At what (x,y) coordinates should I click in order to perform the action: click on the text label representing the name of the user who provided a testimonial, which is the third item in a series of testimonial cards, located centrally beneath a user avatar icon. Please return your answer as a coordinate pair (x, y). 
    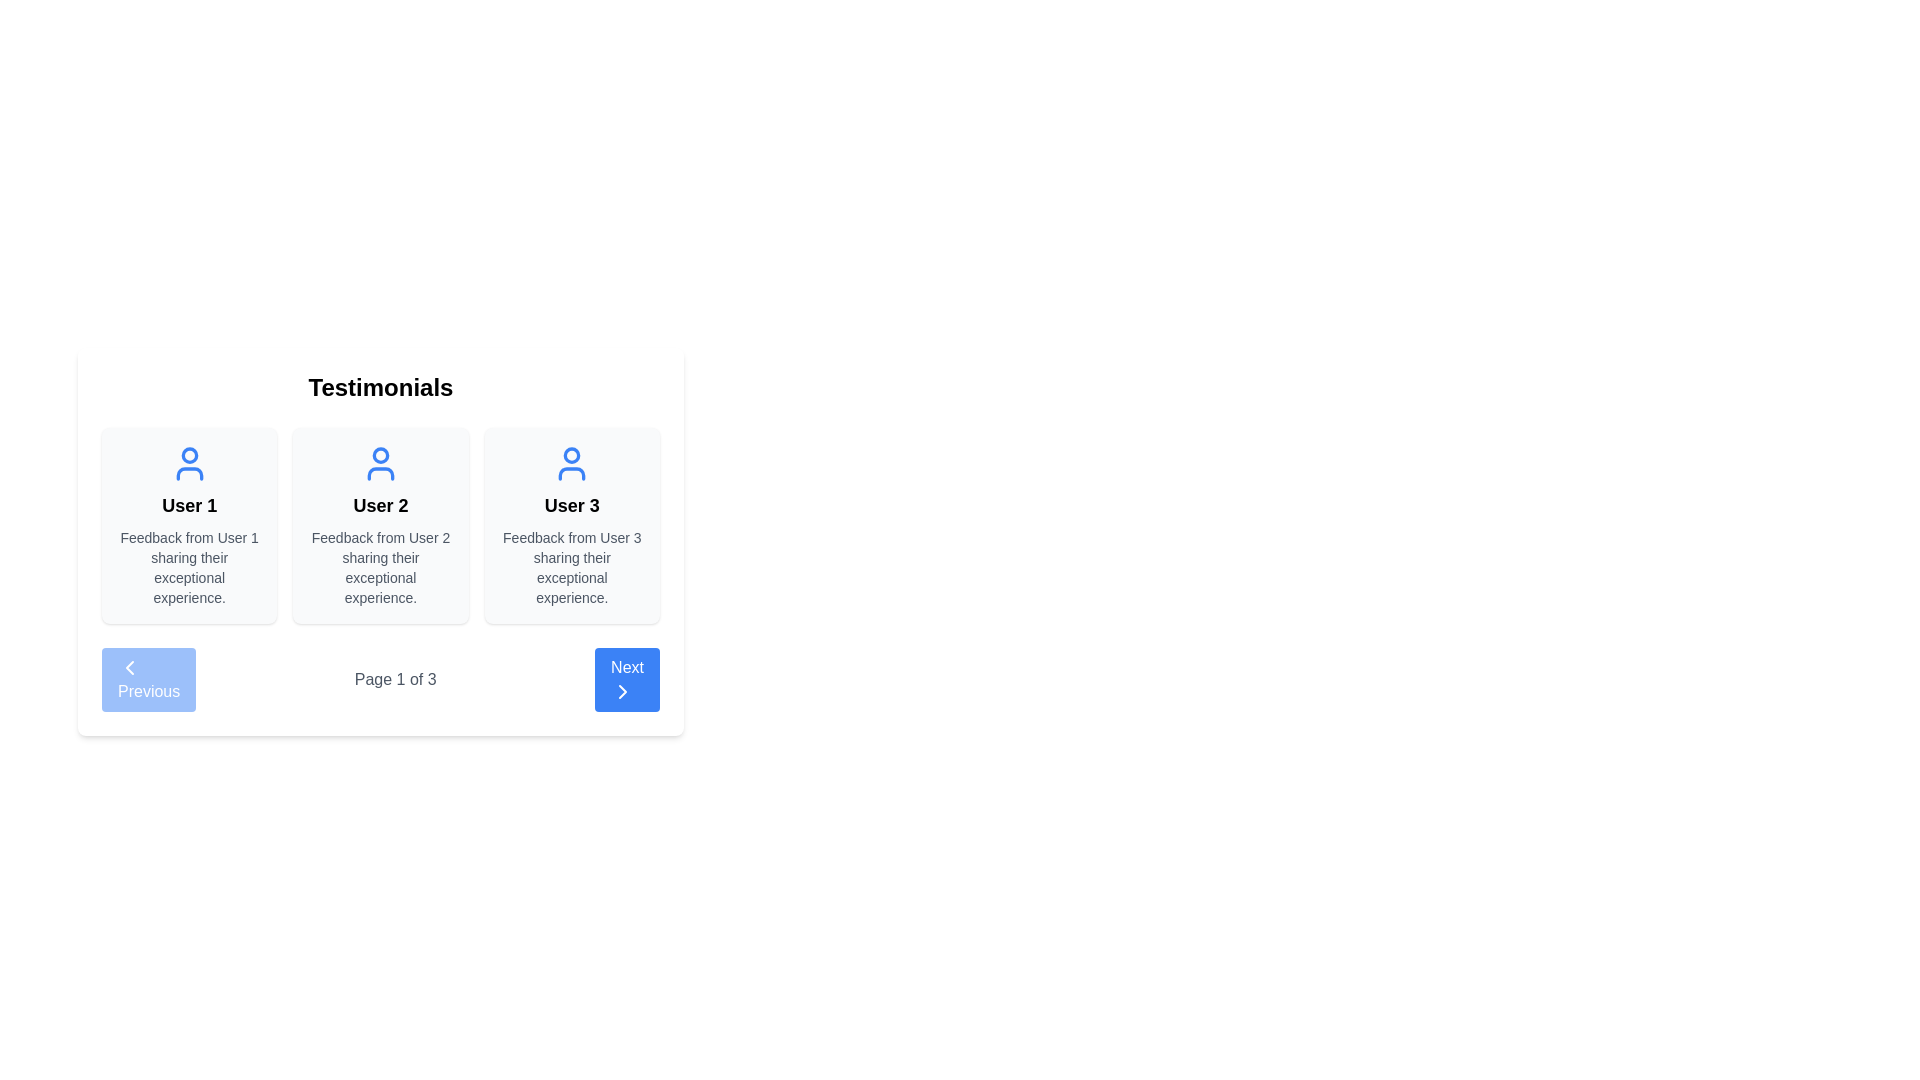
    Looking at the image, I should click on (571, 504).